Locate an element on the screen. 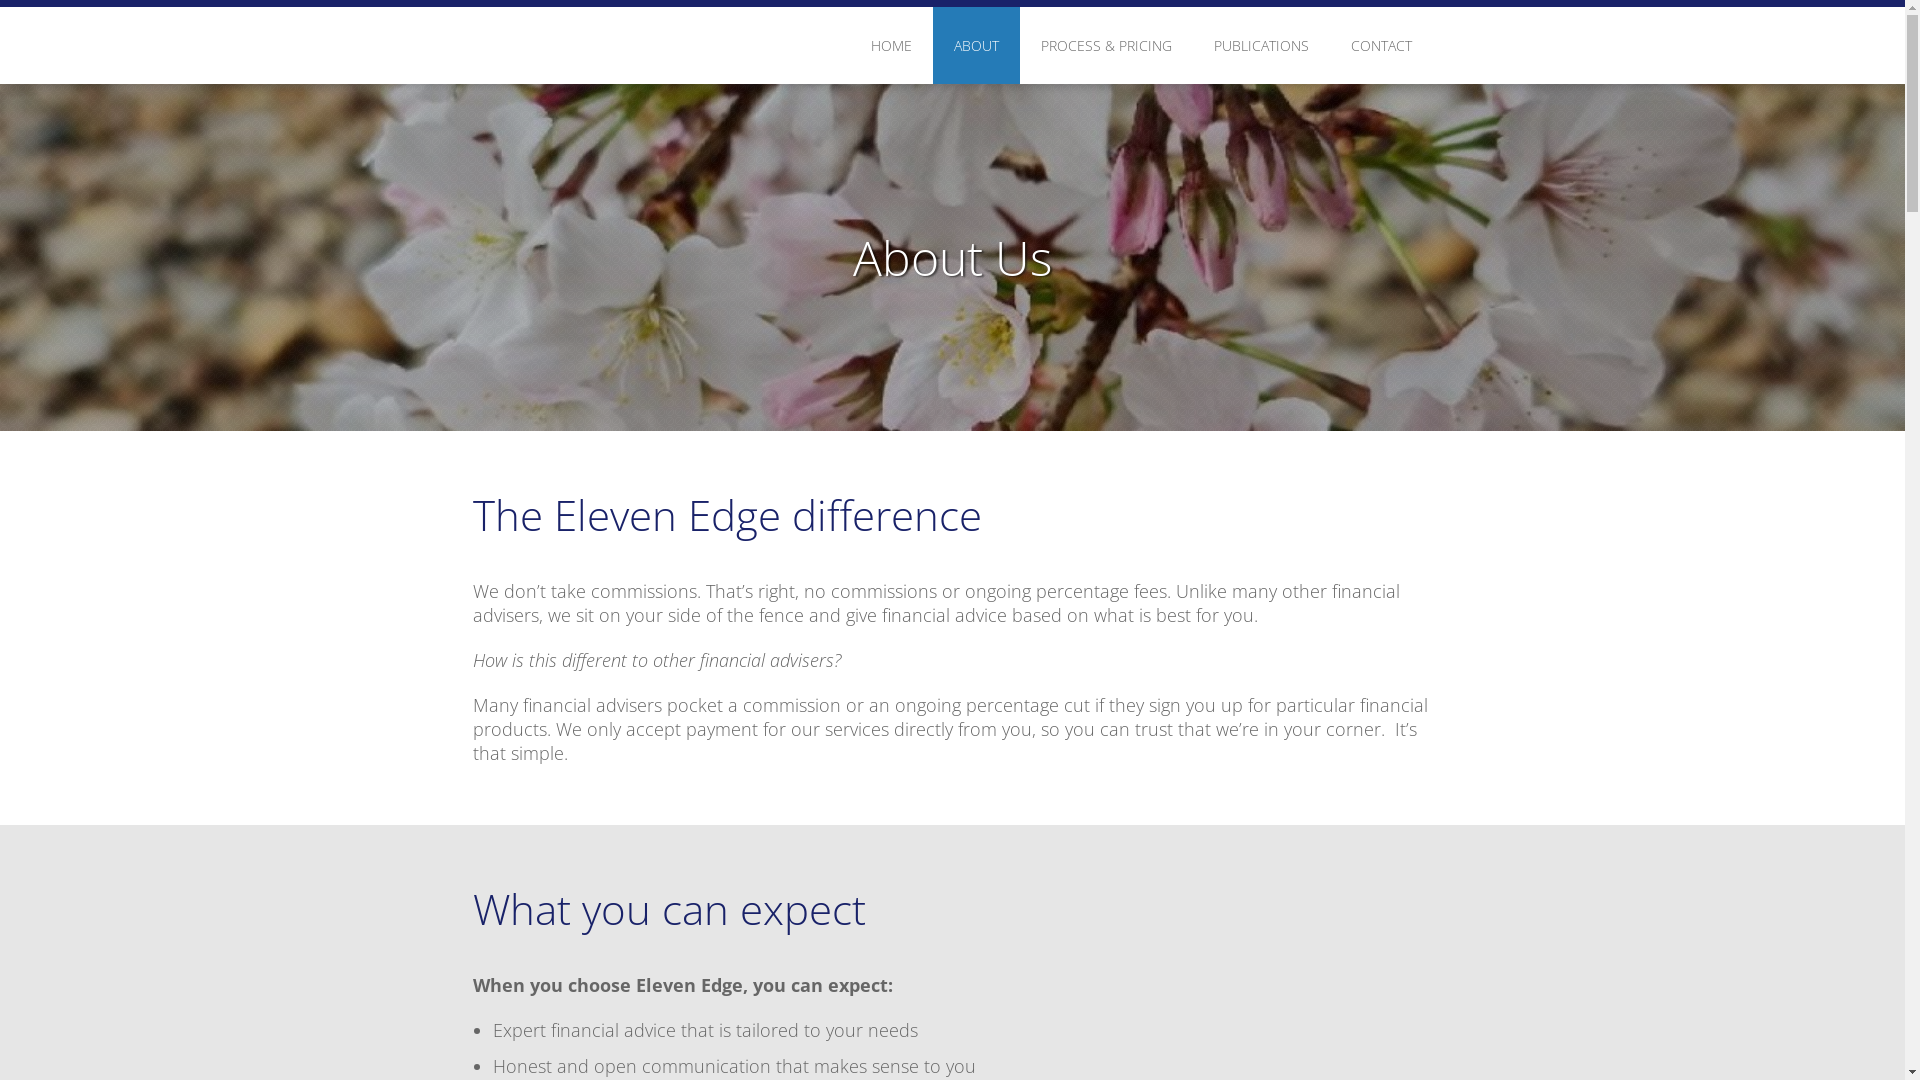 This screenshot has height=1080, width=1920. 'PUBLICATIONS' is located at coordinates (1259, 45).